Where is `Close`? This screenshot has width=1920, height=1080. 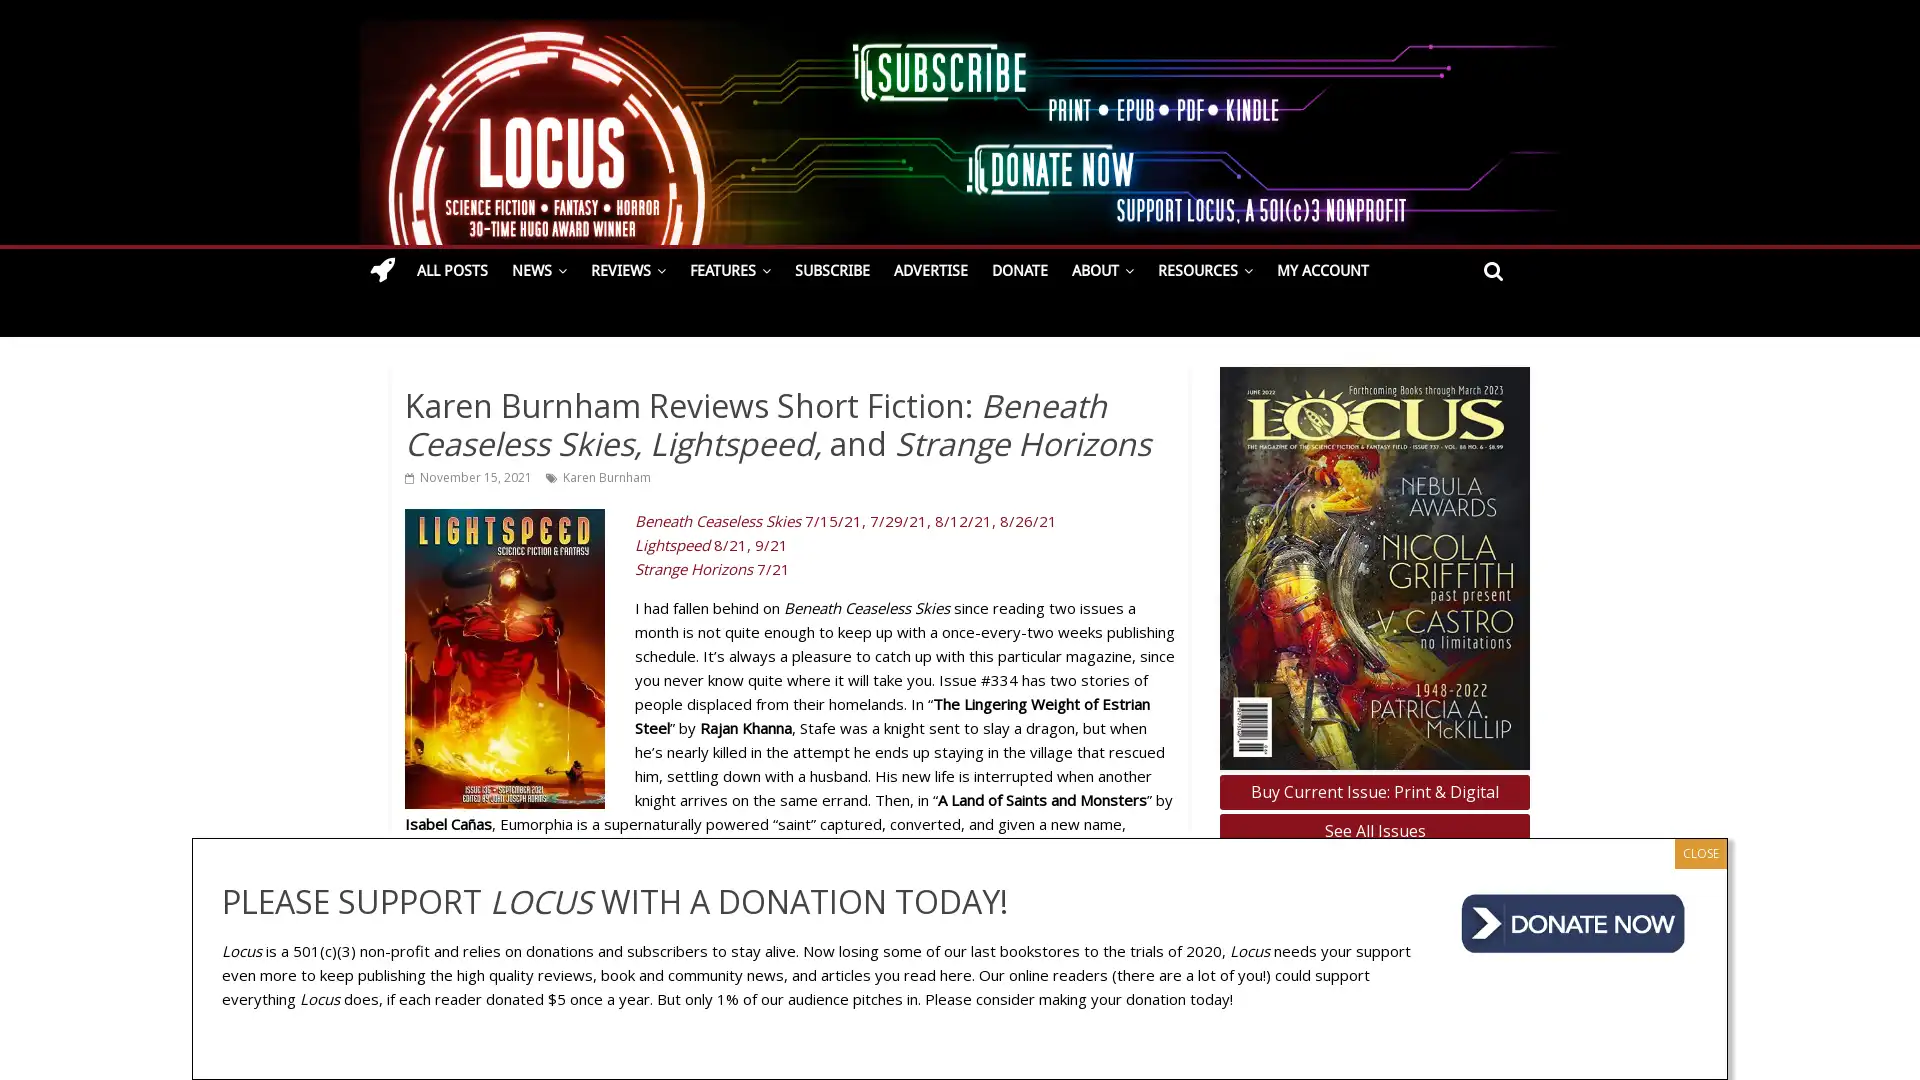
Close is located at coordinates (1699, 852).